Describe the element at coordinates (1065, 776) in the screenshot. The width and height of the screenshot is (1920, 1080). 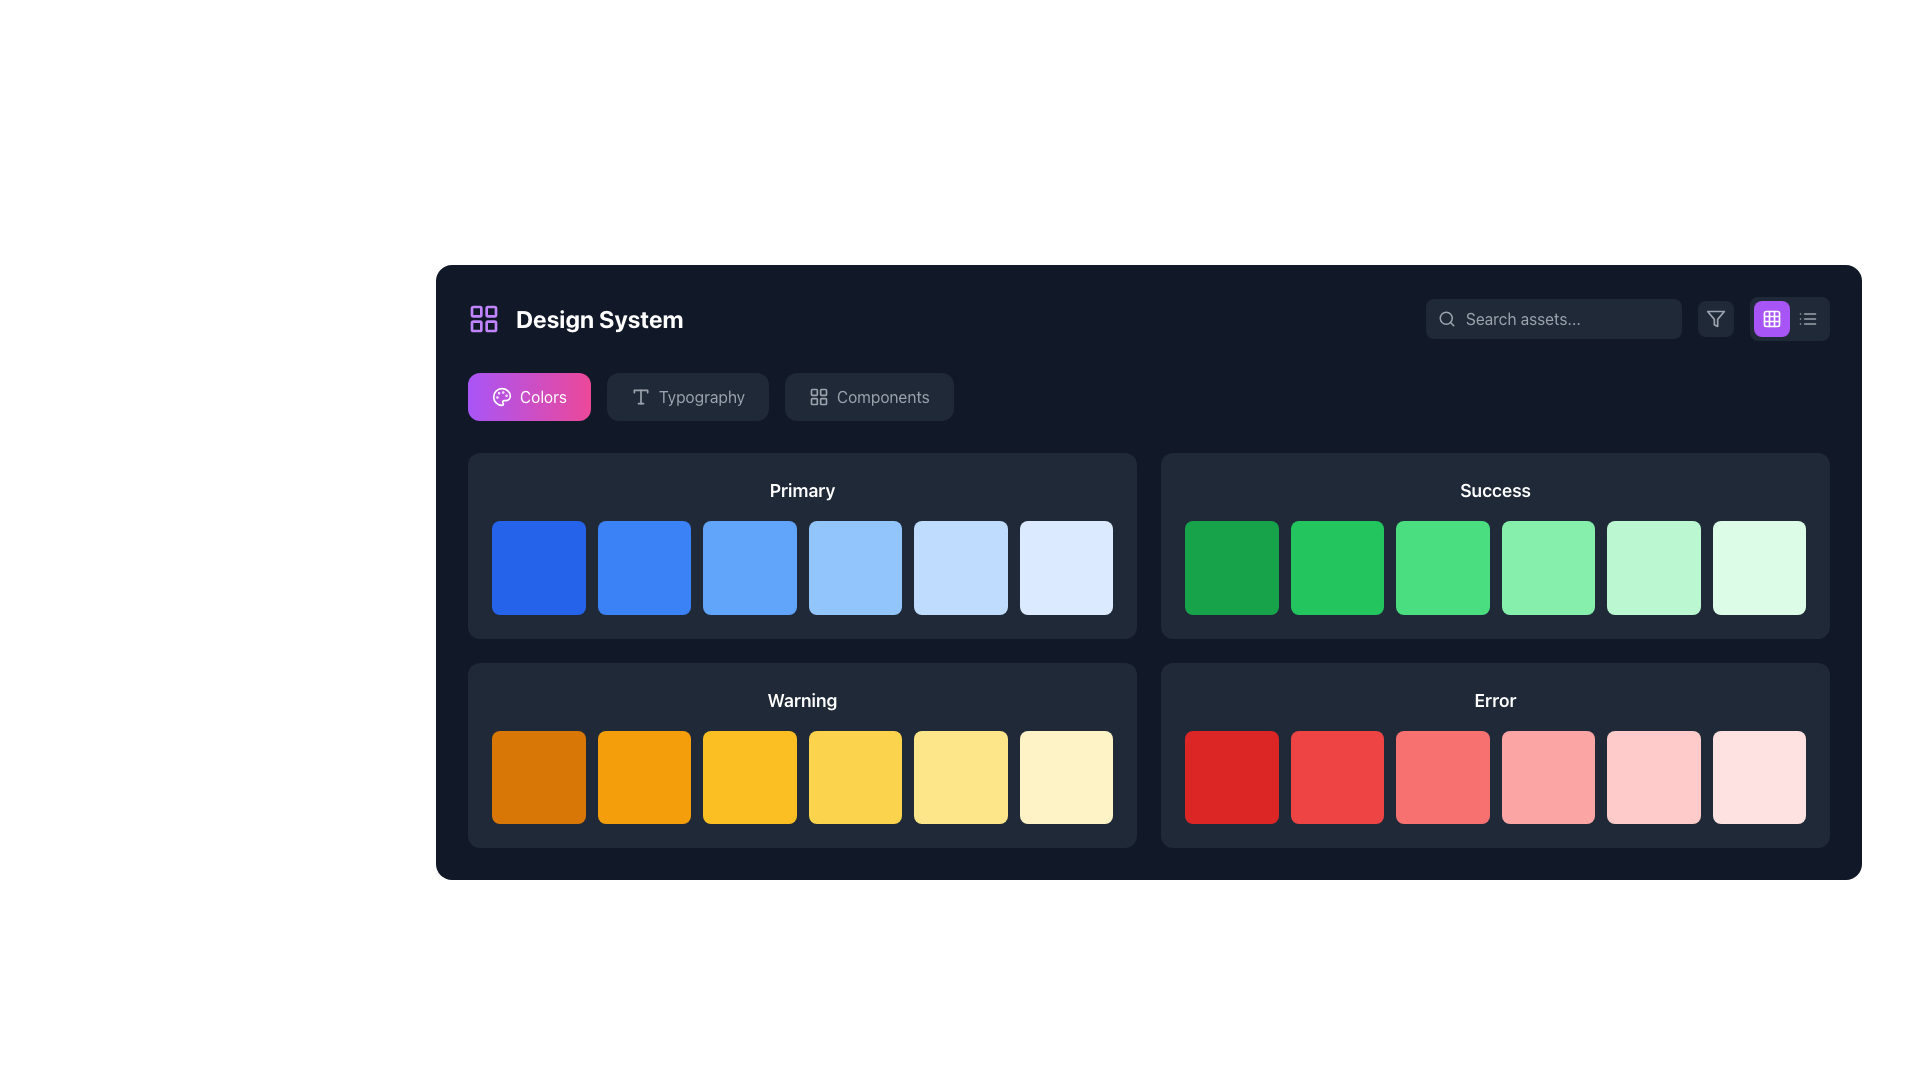
I see `the square tile with rounded corners and a light yellow background located in the sixth position of the 'Warning' category grid` at that location.